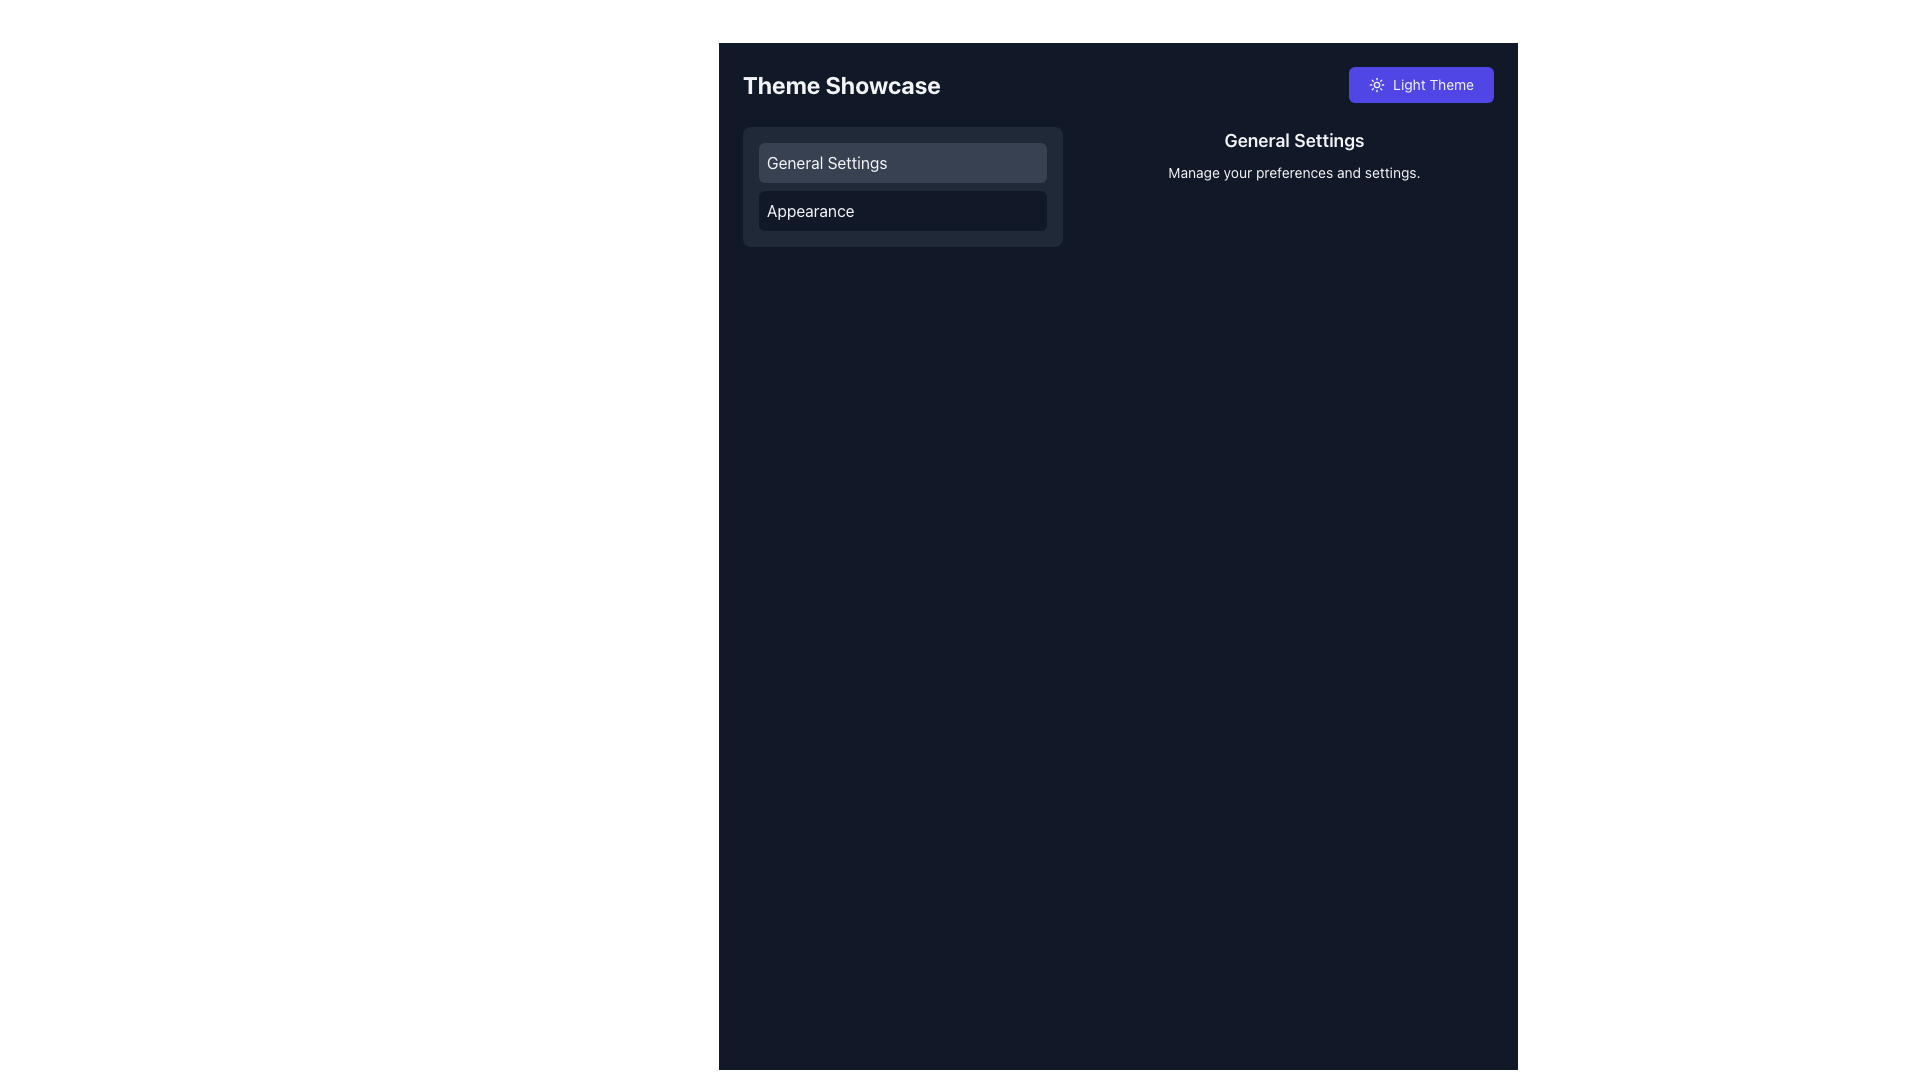 This screenshot has height=1080, width=1920. What do you see at coordinates (1294, 140) in the screenshot?
I see `the text element displaying the title 'General Settings', which is prominently styled in a larger, bold font and located centrally above the subtitle 'Manage your preferences and settings'` at bounding box center [1294, 140].